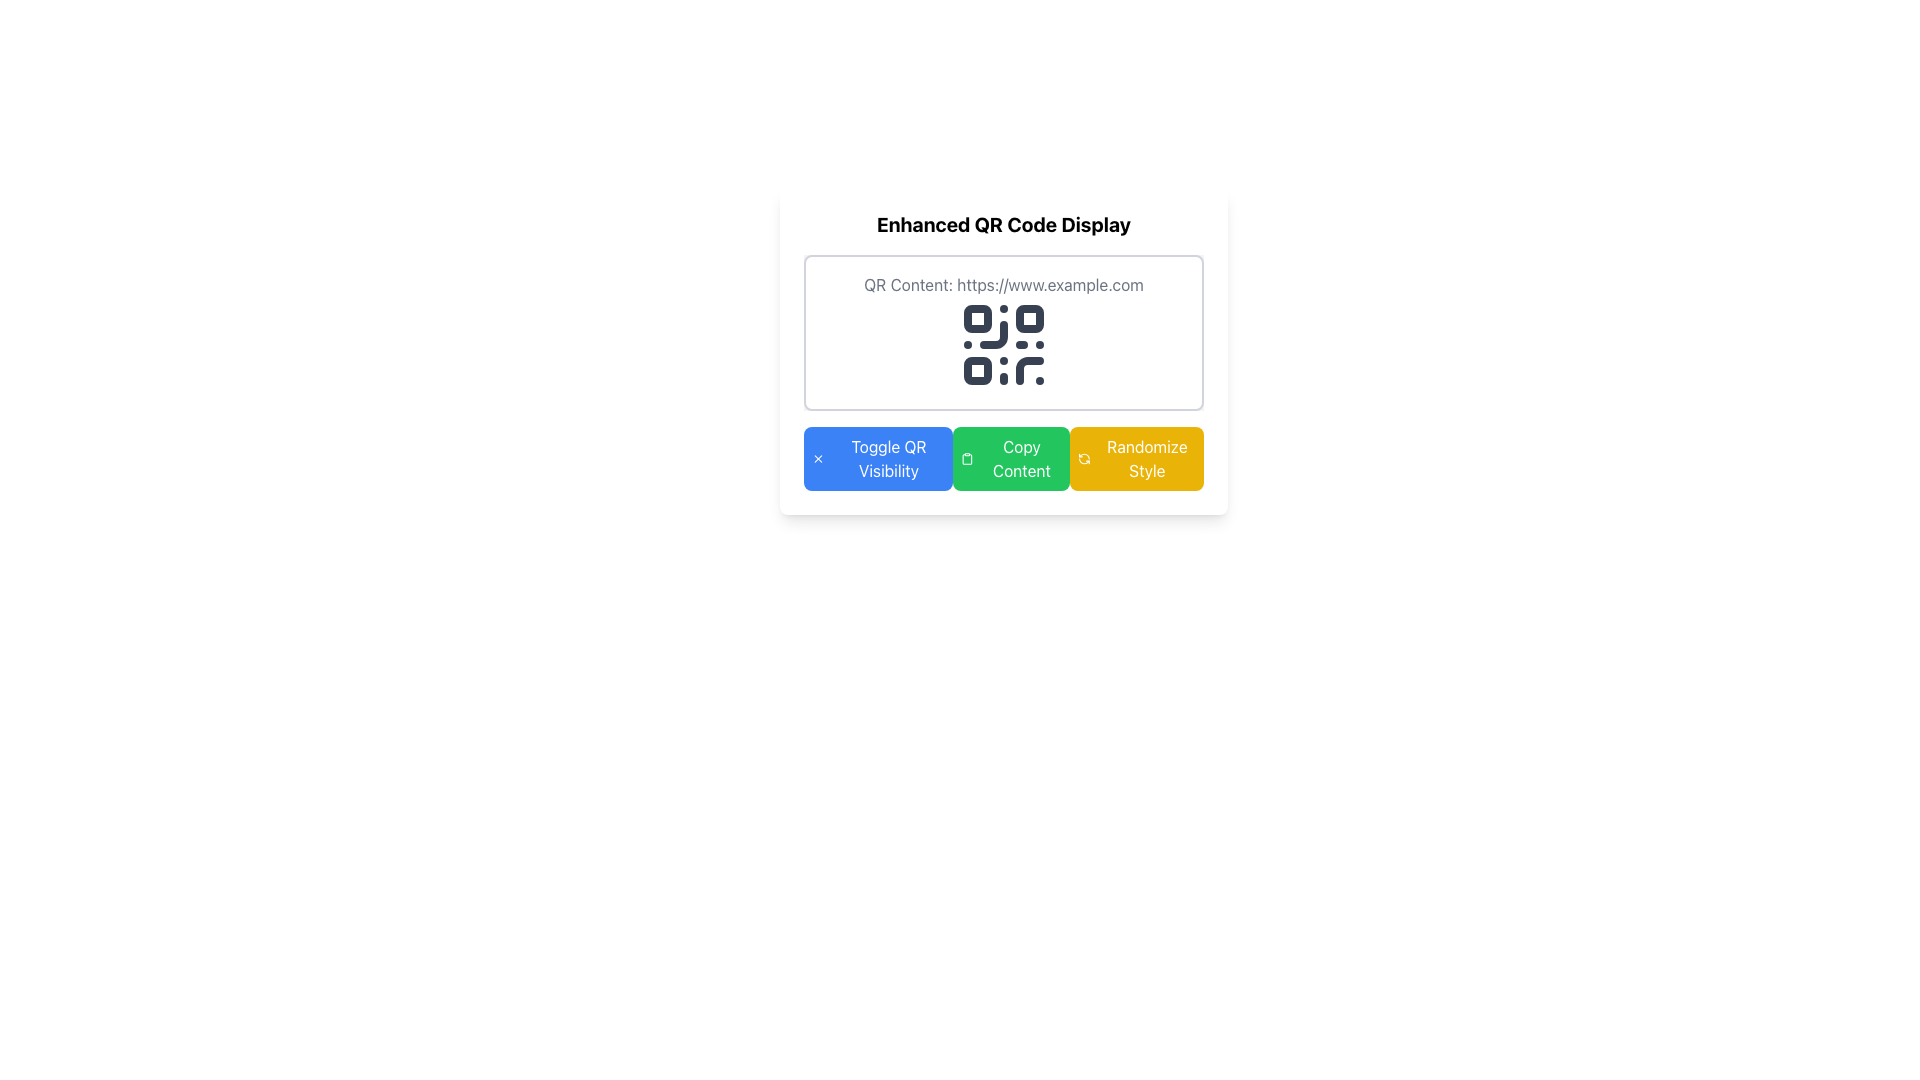 This screenshot has height=1080, width=1920. What do you see at coordinates (1003, 224) in the screenshot?
I see `header text located at the top of the card, which provides a descriptive label for the content below` at bounding box center [1003, 224].